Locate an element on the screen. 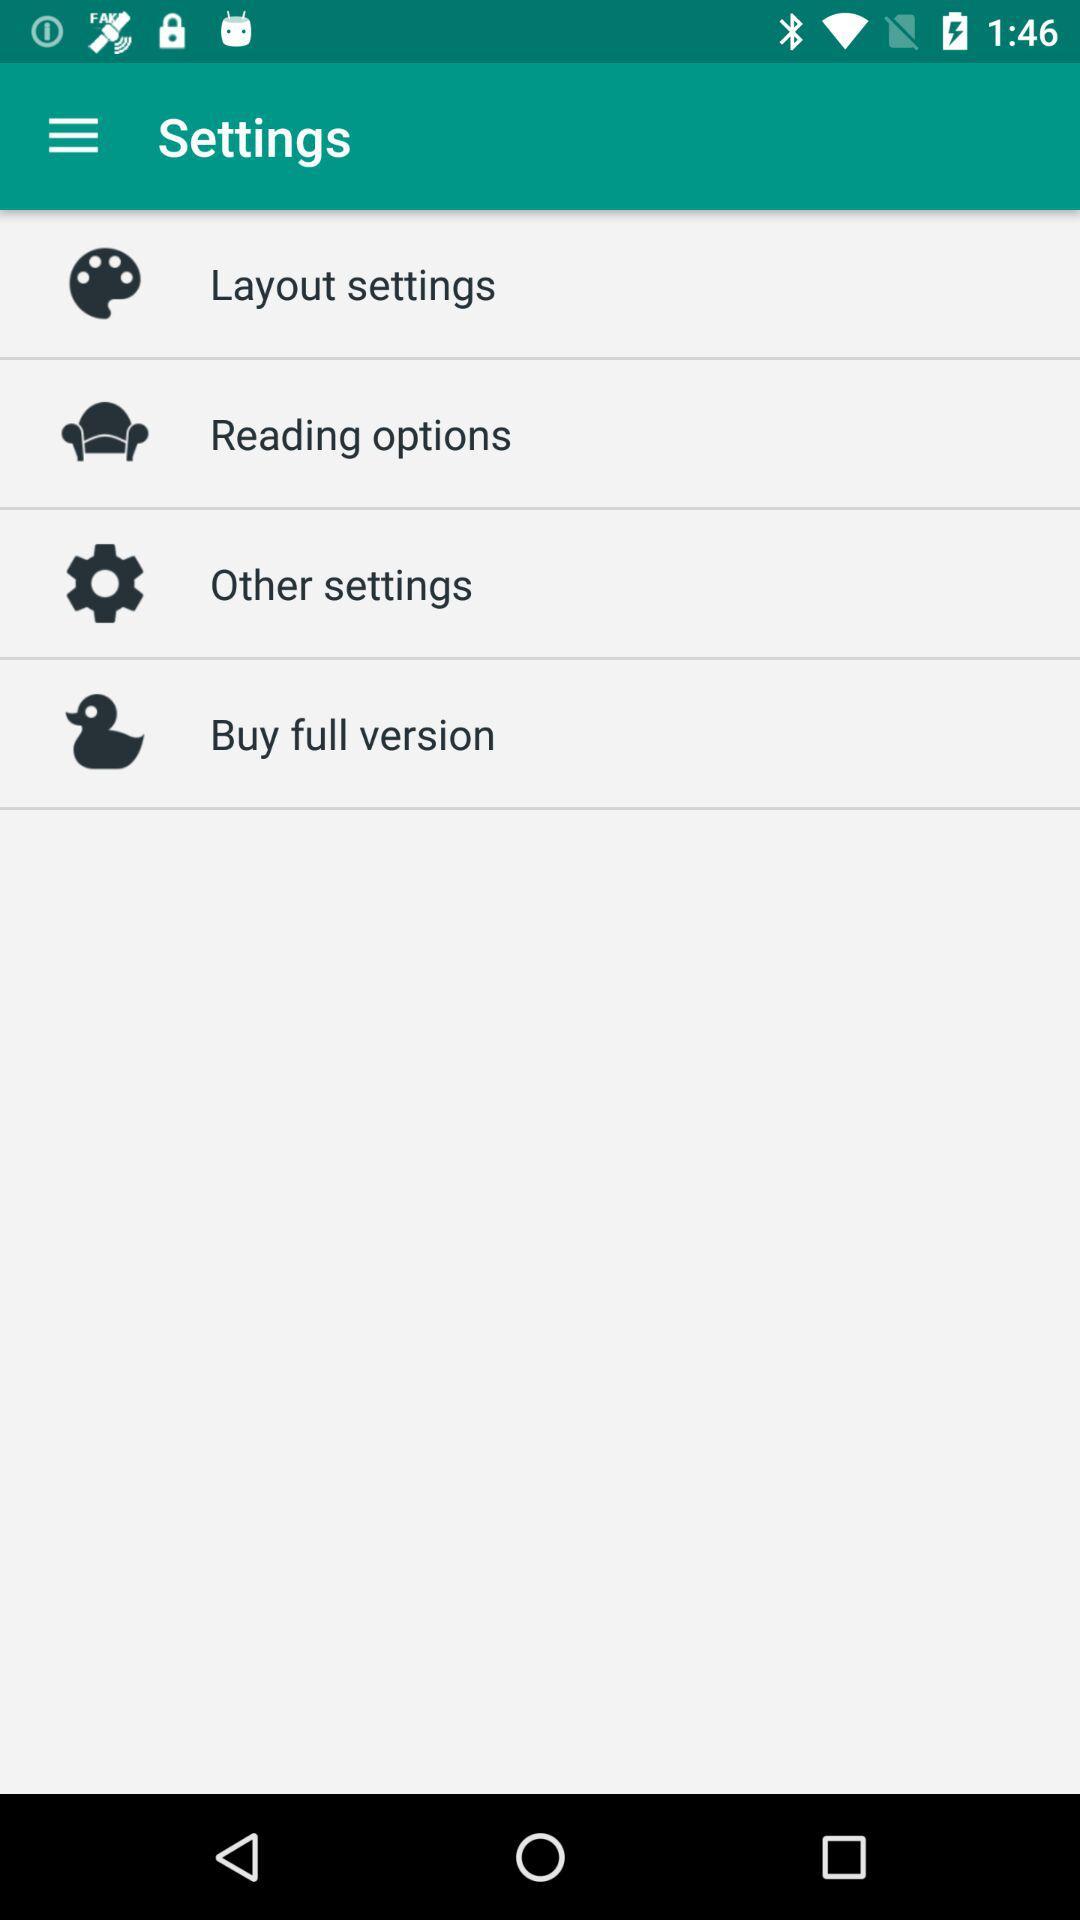 The image size is (1080, 1920). the reading options item is located at coordinates (361, 432).